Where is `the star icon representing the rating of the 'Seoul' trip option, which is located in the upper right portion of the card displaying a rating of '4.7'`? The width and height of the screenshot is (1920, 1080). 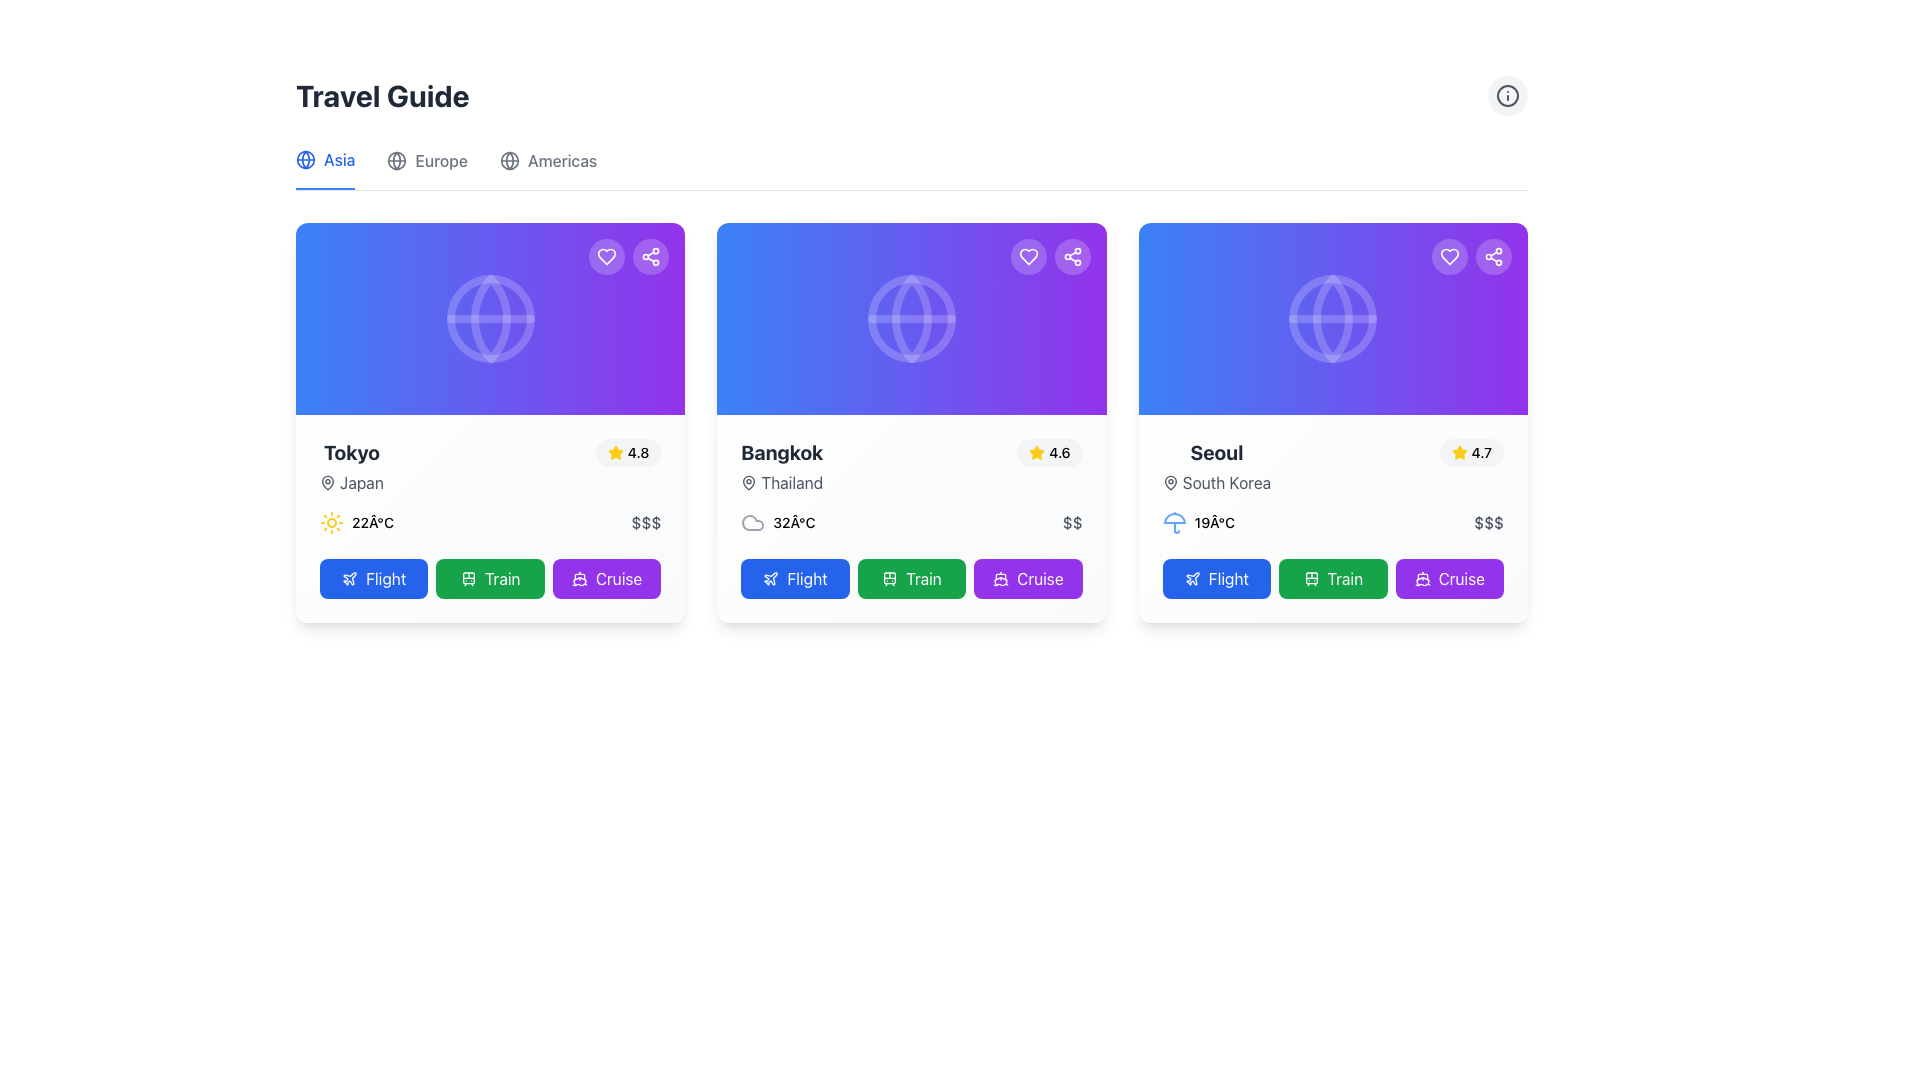 the star icon representing the rating of the 'Seoul' trip option, which is located in the upper right portion of the card displaying a rating of '4.7' is located at coordinates (1459, 452).